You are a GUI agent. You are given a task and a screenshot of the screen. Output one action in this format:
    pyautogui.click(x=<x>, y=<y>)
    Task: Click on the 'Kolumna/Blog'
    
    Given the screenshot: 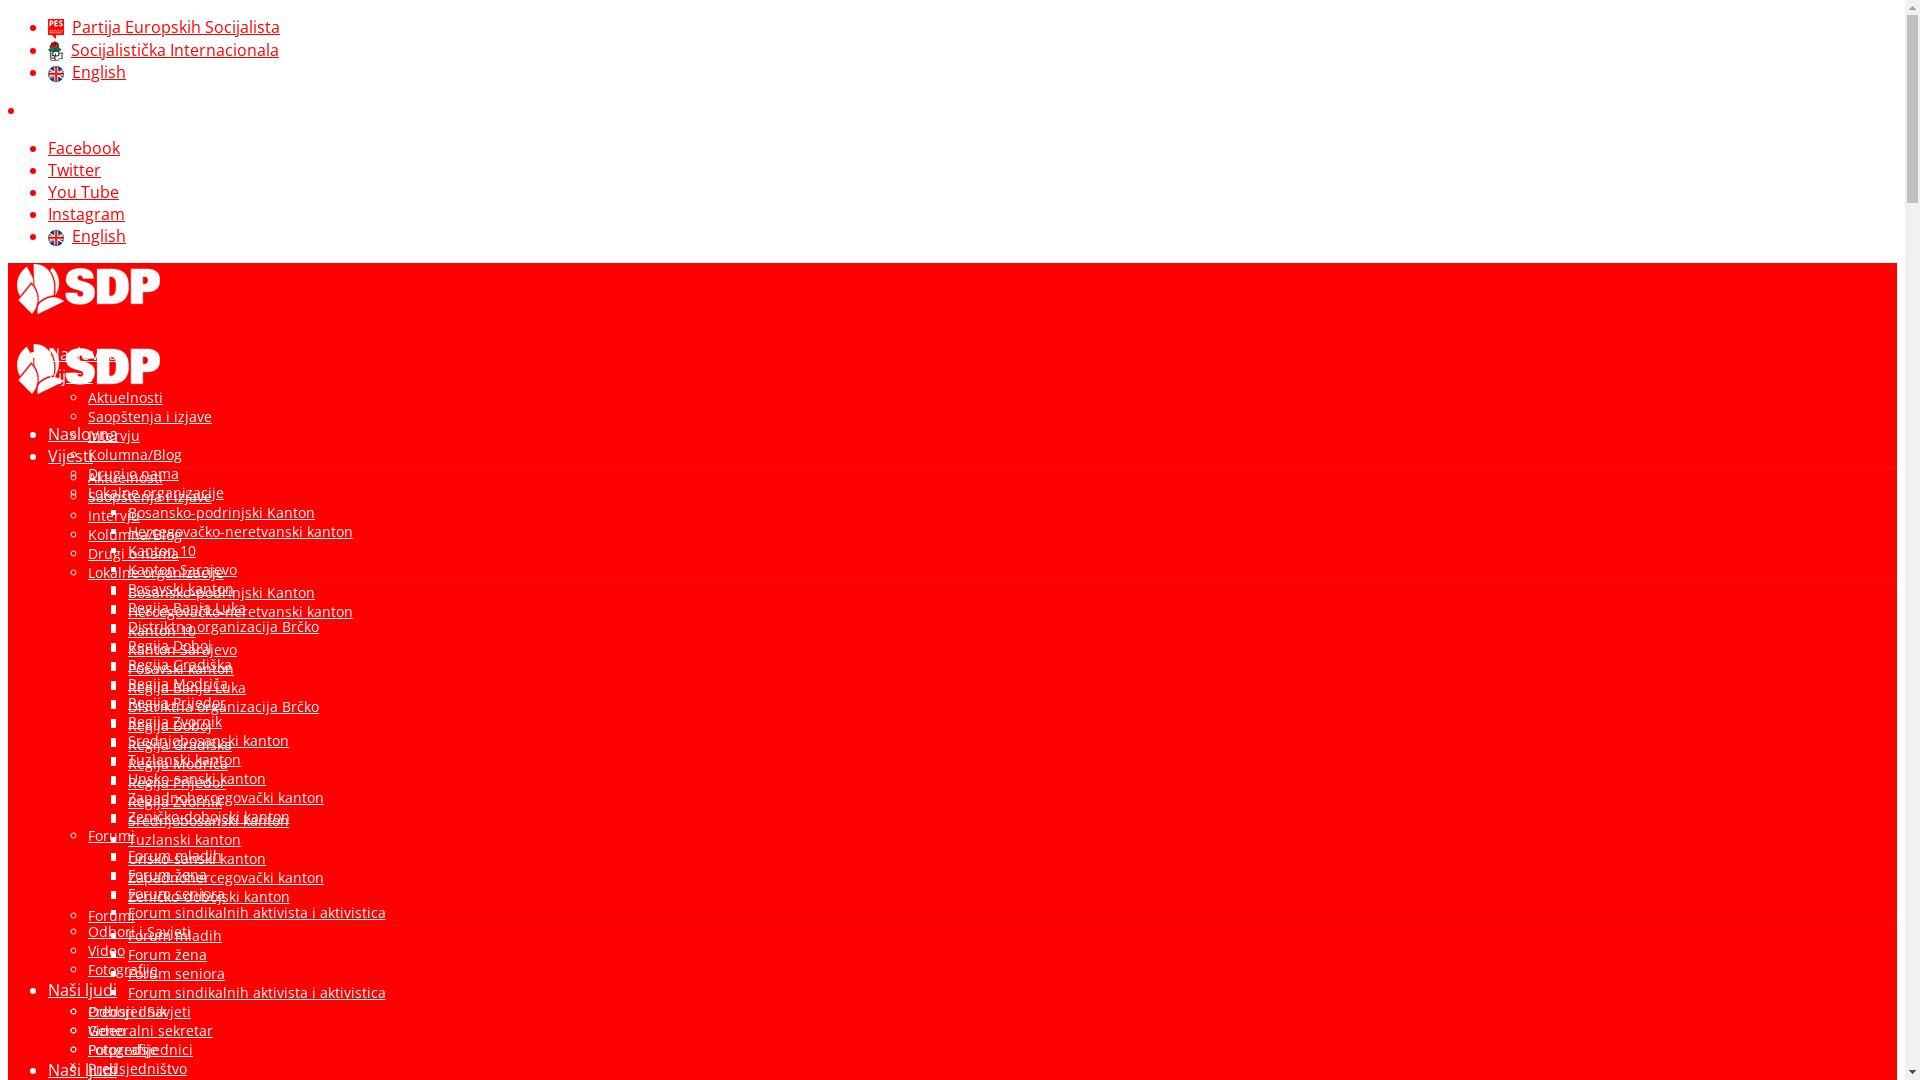 What is the action you would take?
    pyautogui.click(x=133, y=454)
    